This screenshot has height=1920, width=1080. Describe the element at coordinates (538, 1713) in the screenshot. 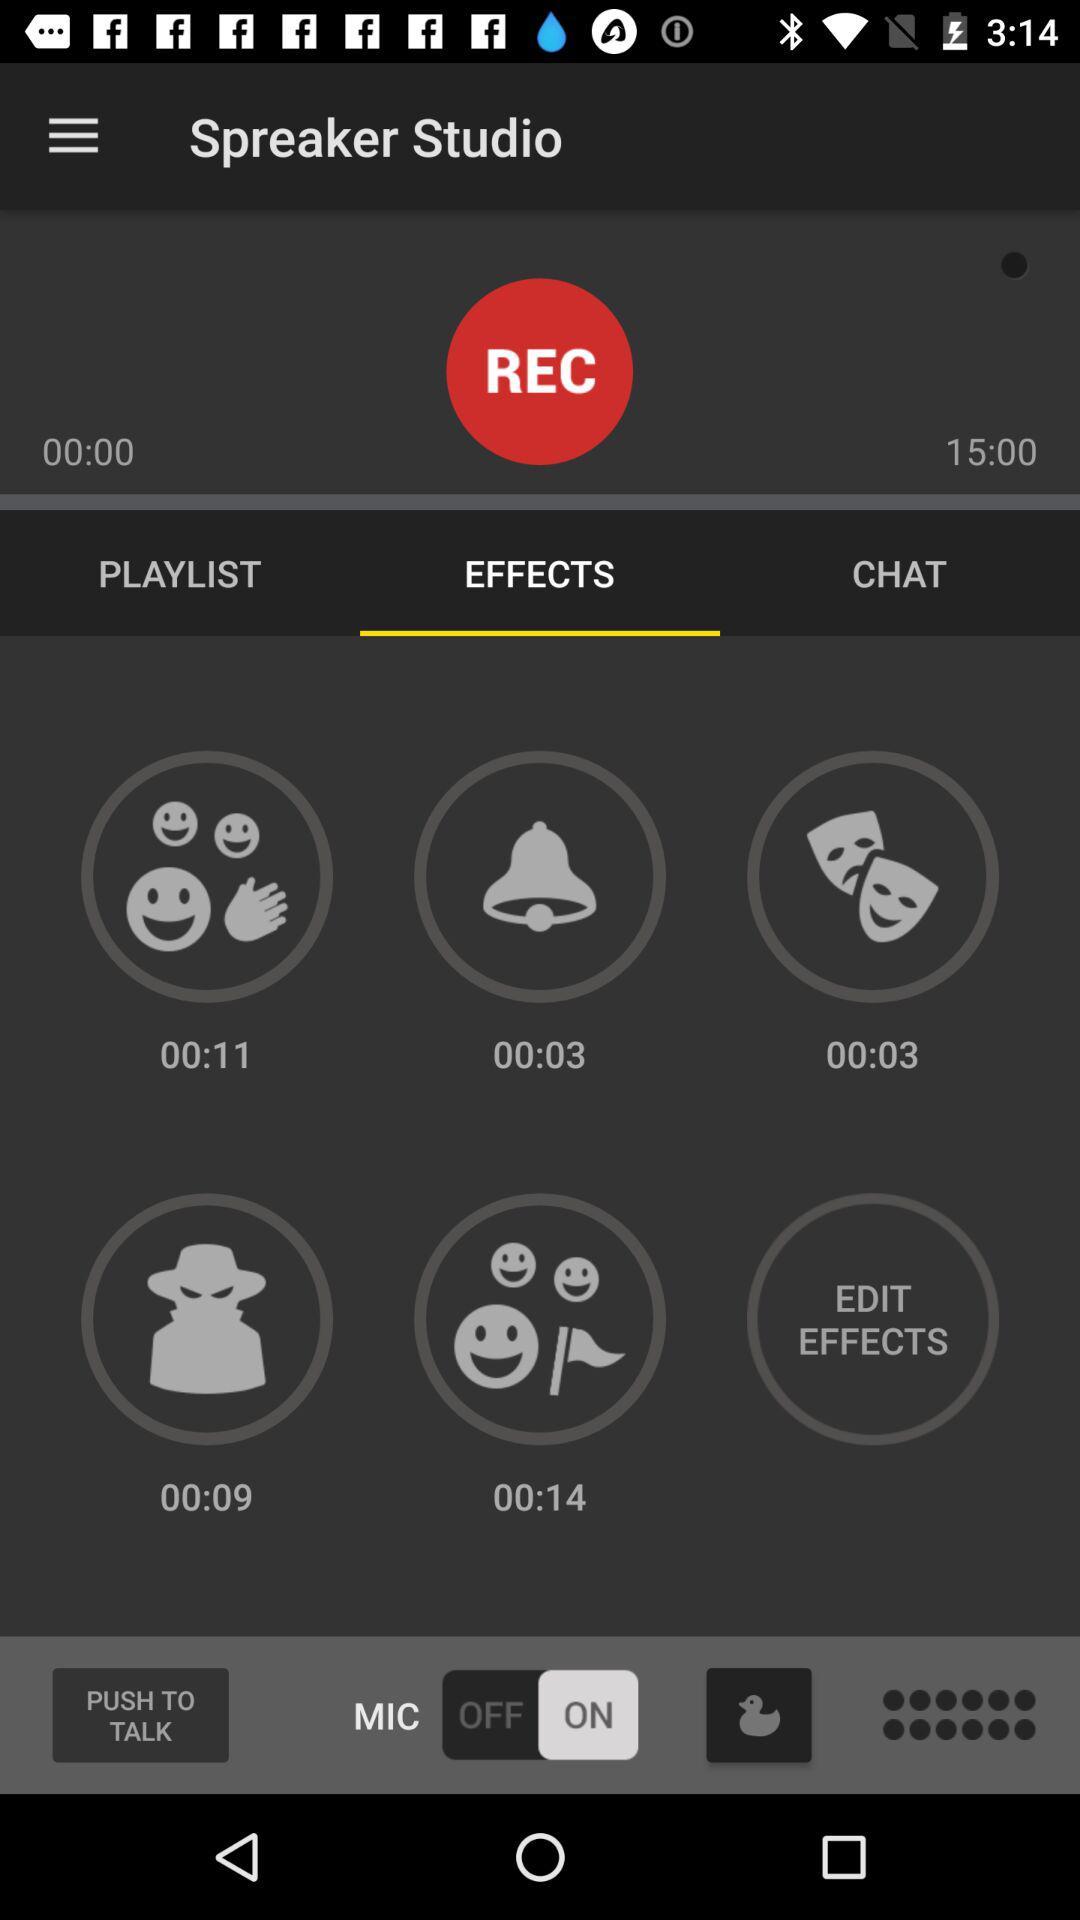

I see `mic option` at that location.